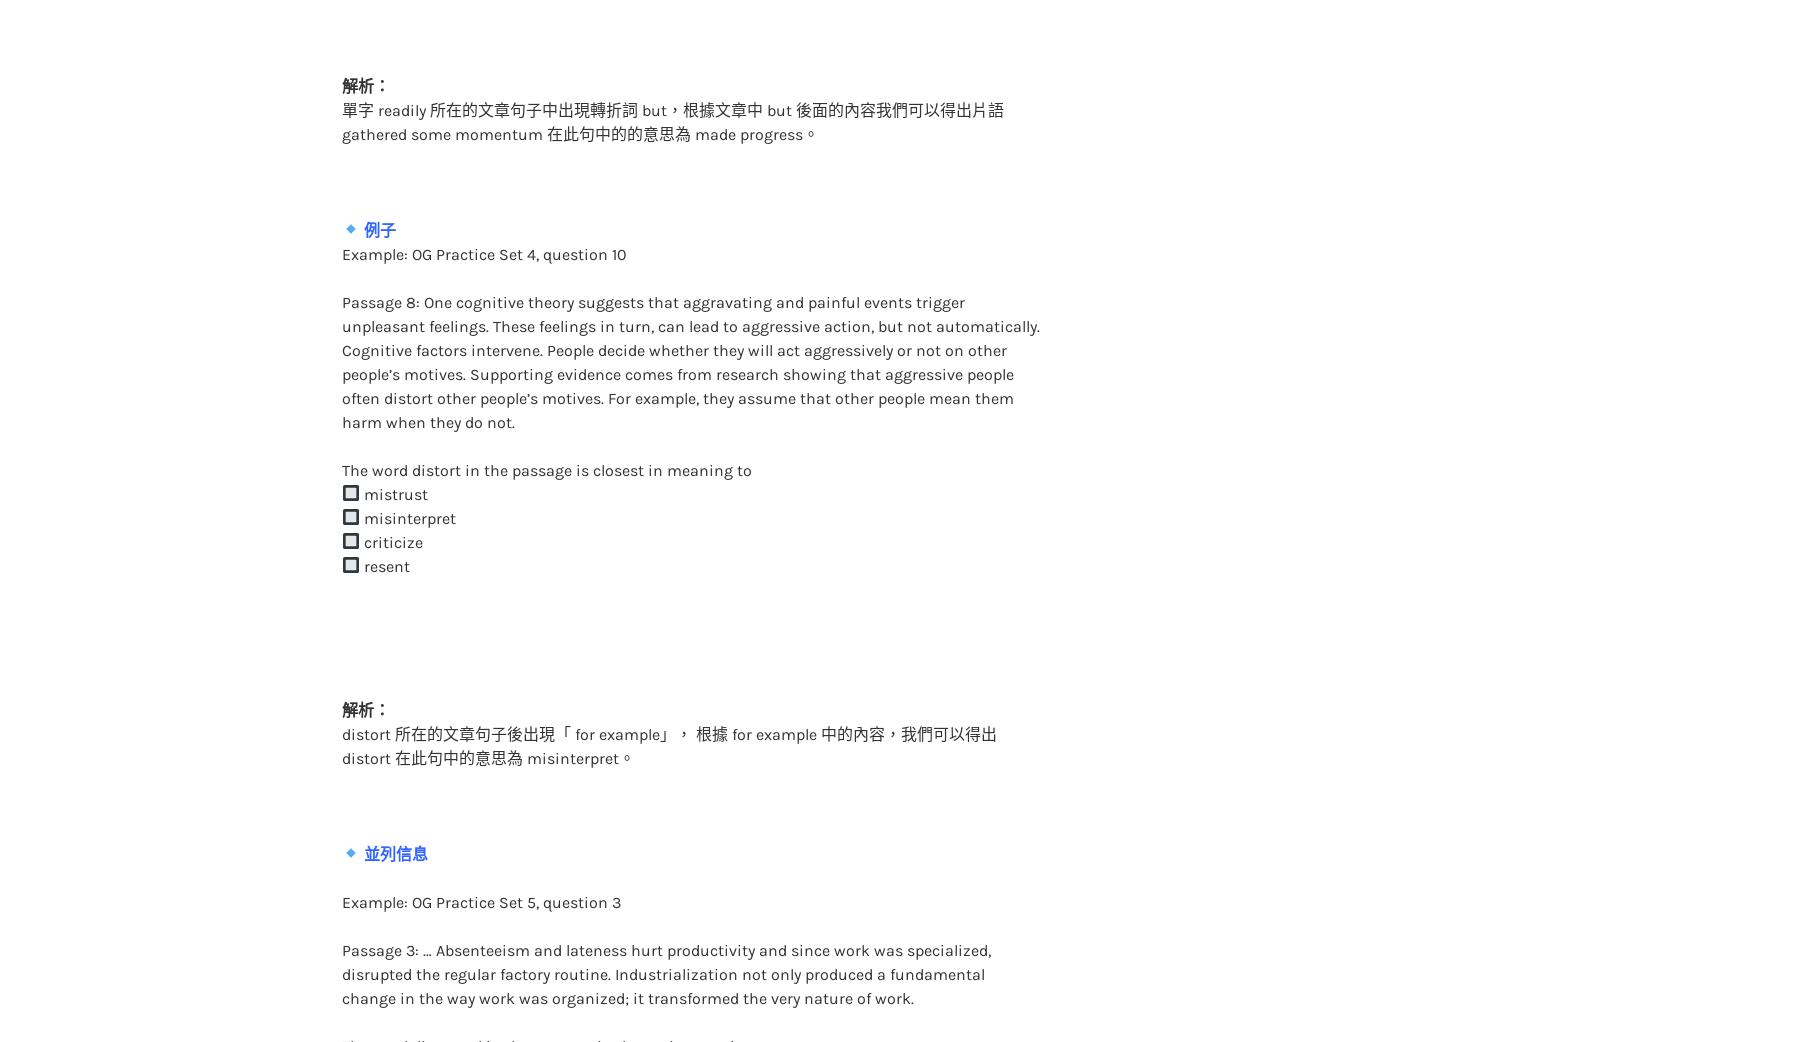  What do you see at coordinates (544, 428) in the screenshot?
I see `'The word distort in the passage is closest in meaning to'` at bounding box center [544, 428].